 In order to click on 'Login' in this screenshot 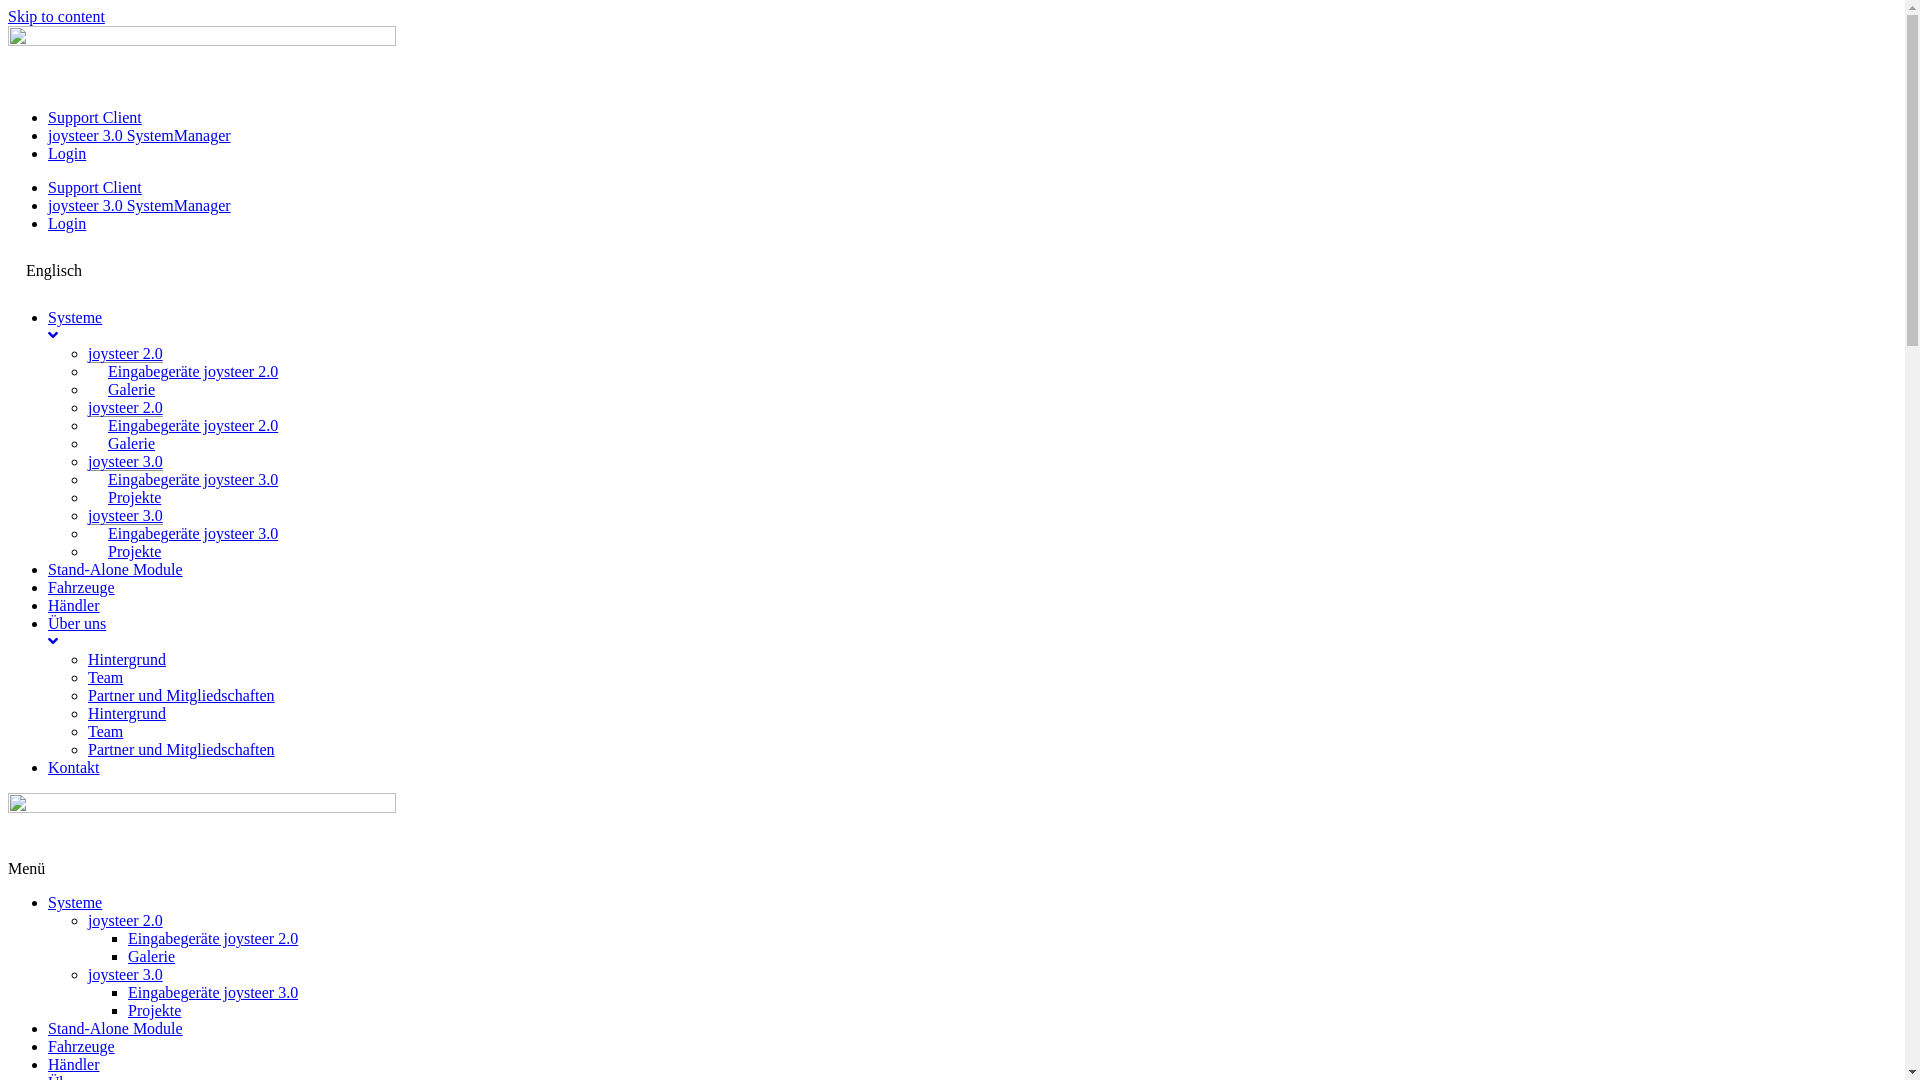, I will do `click(67, 223)`.